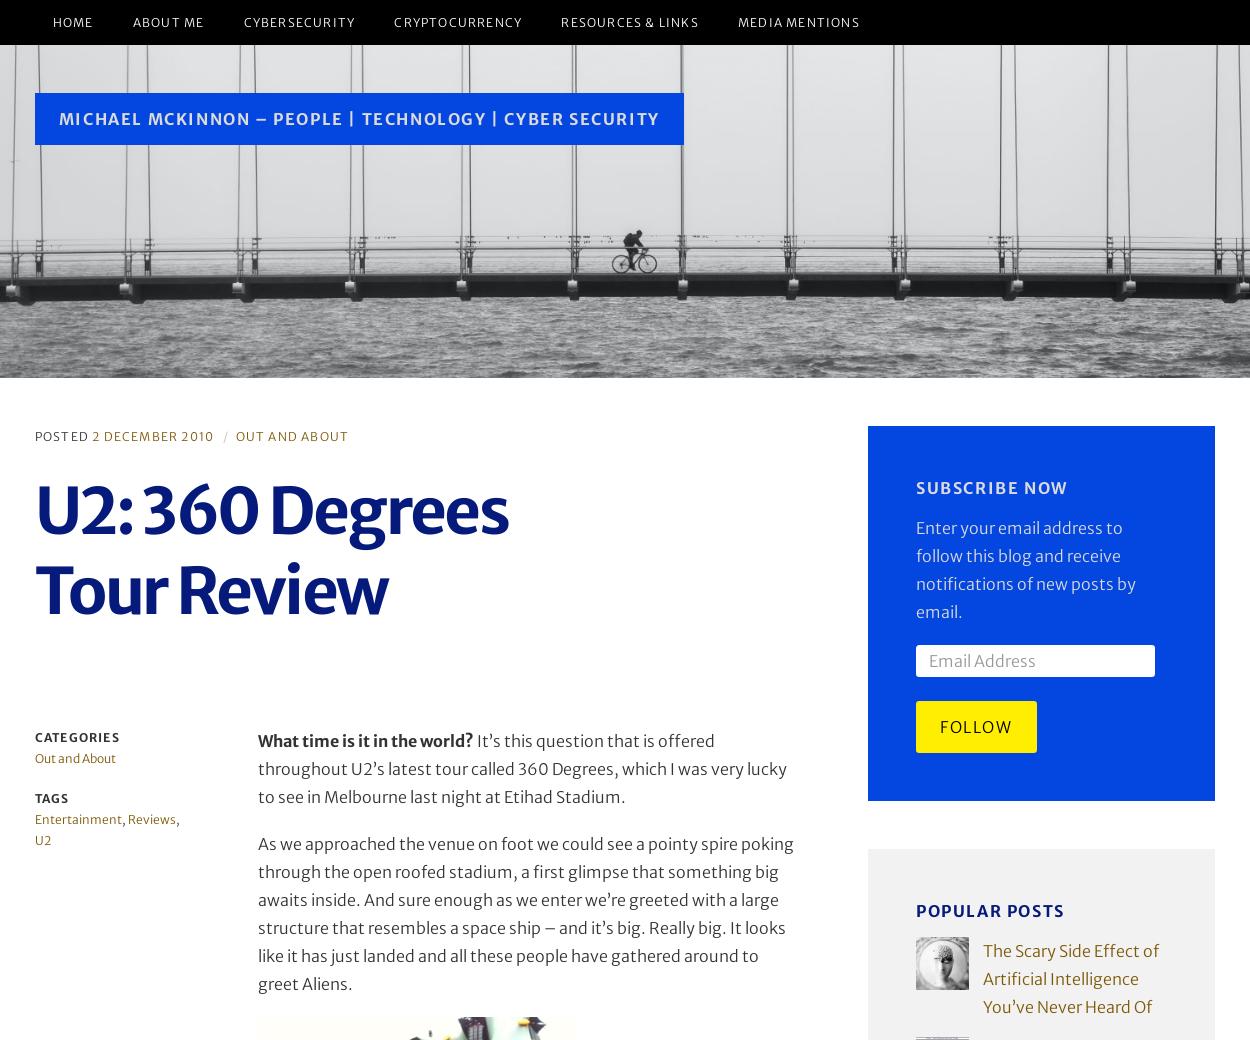  I want to click on '2 December 2010', so click(153, 435).